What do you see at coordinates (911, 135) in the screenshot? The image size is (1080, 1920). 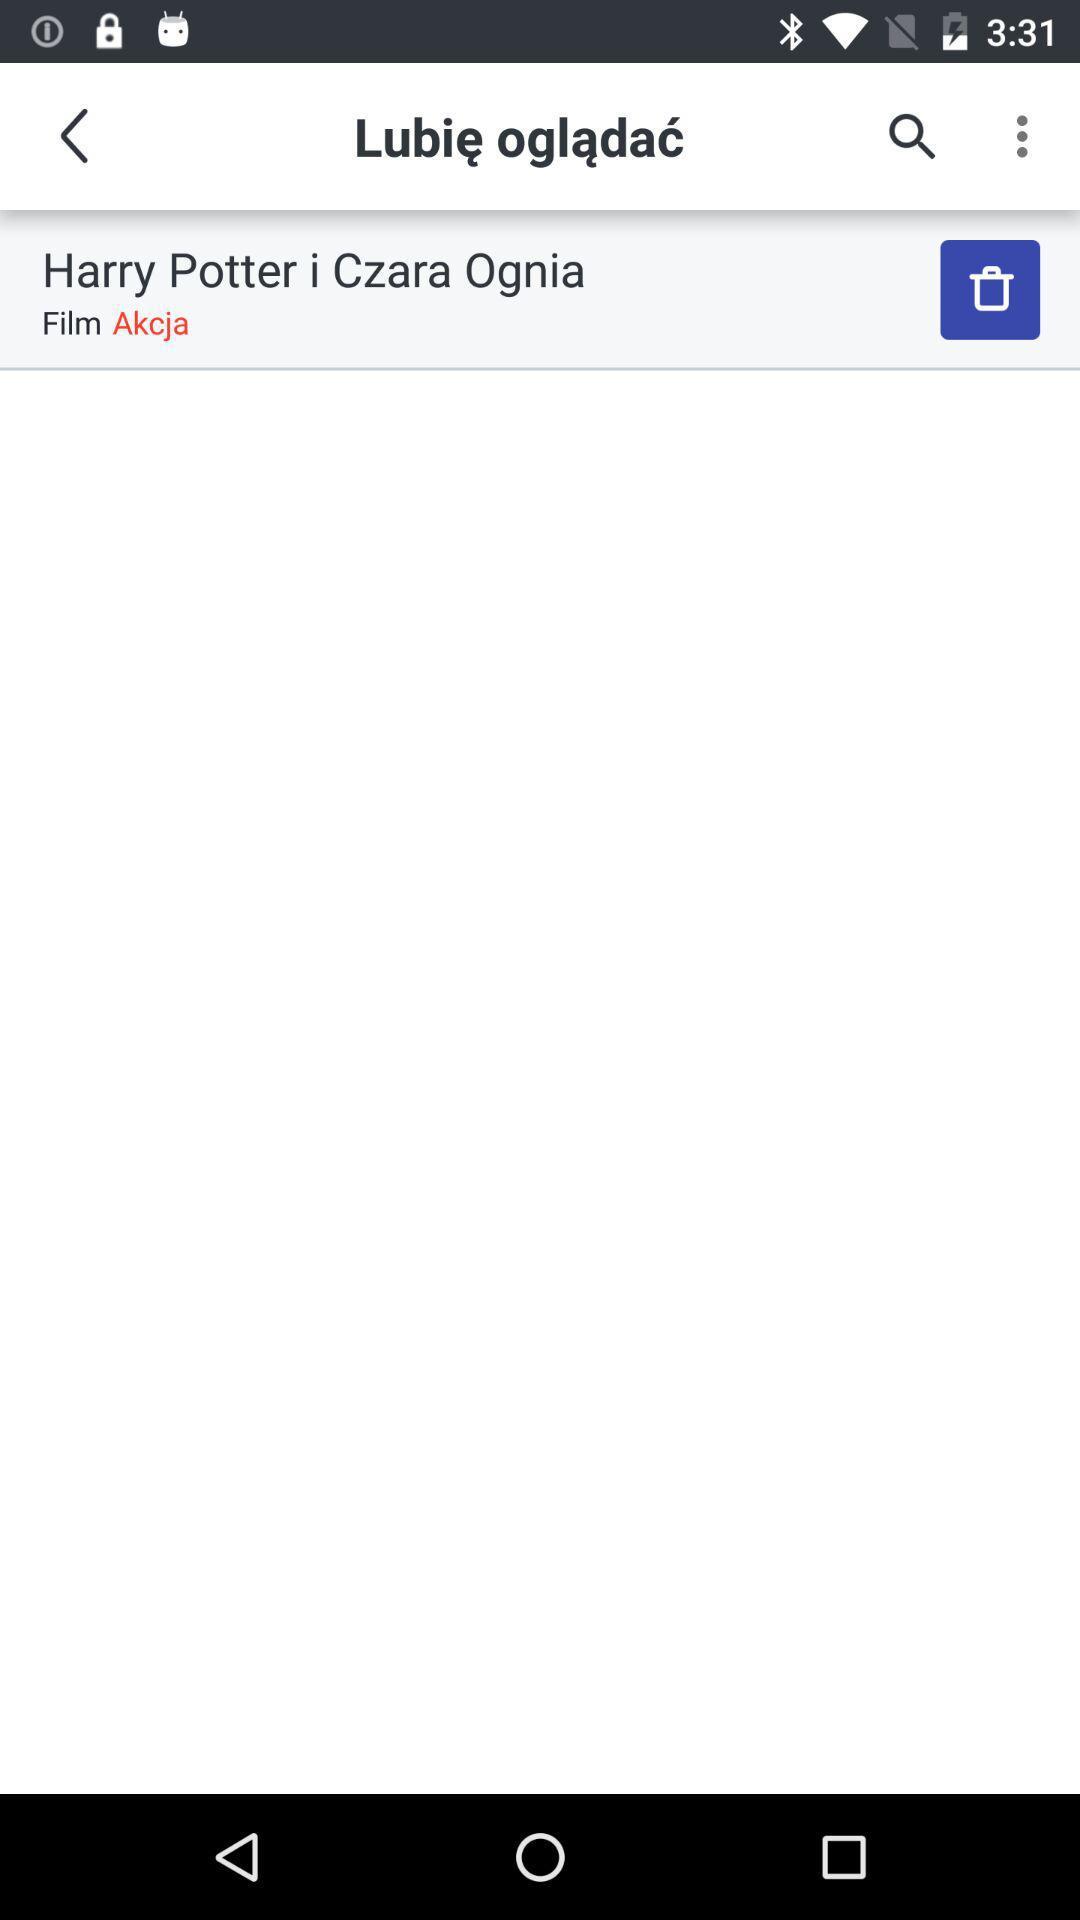 I see `the item above harry potter i` at bounding box center [911, 135].